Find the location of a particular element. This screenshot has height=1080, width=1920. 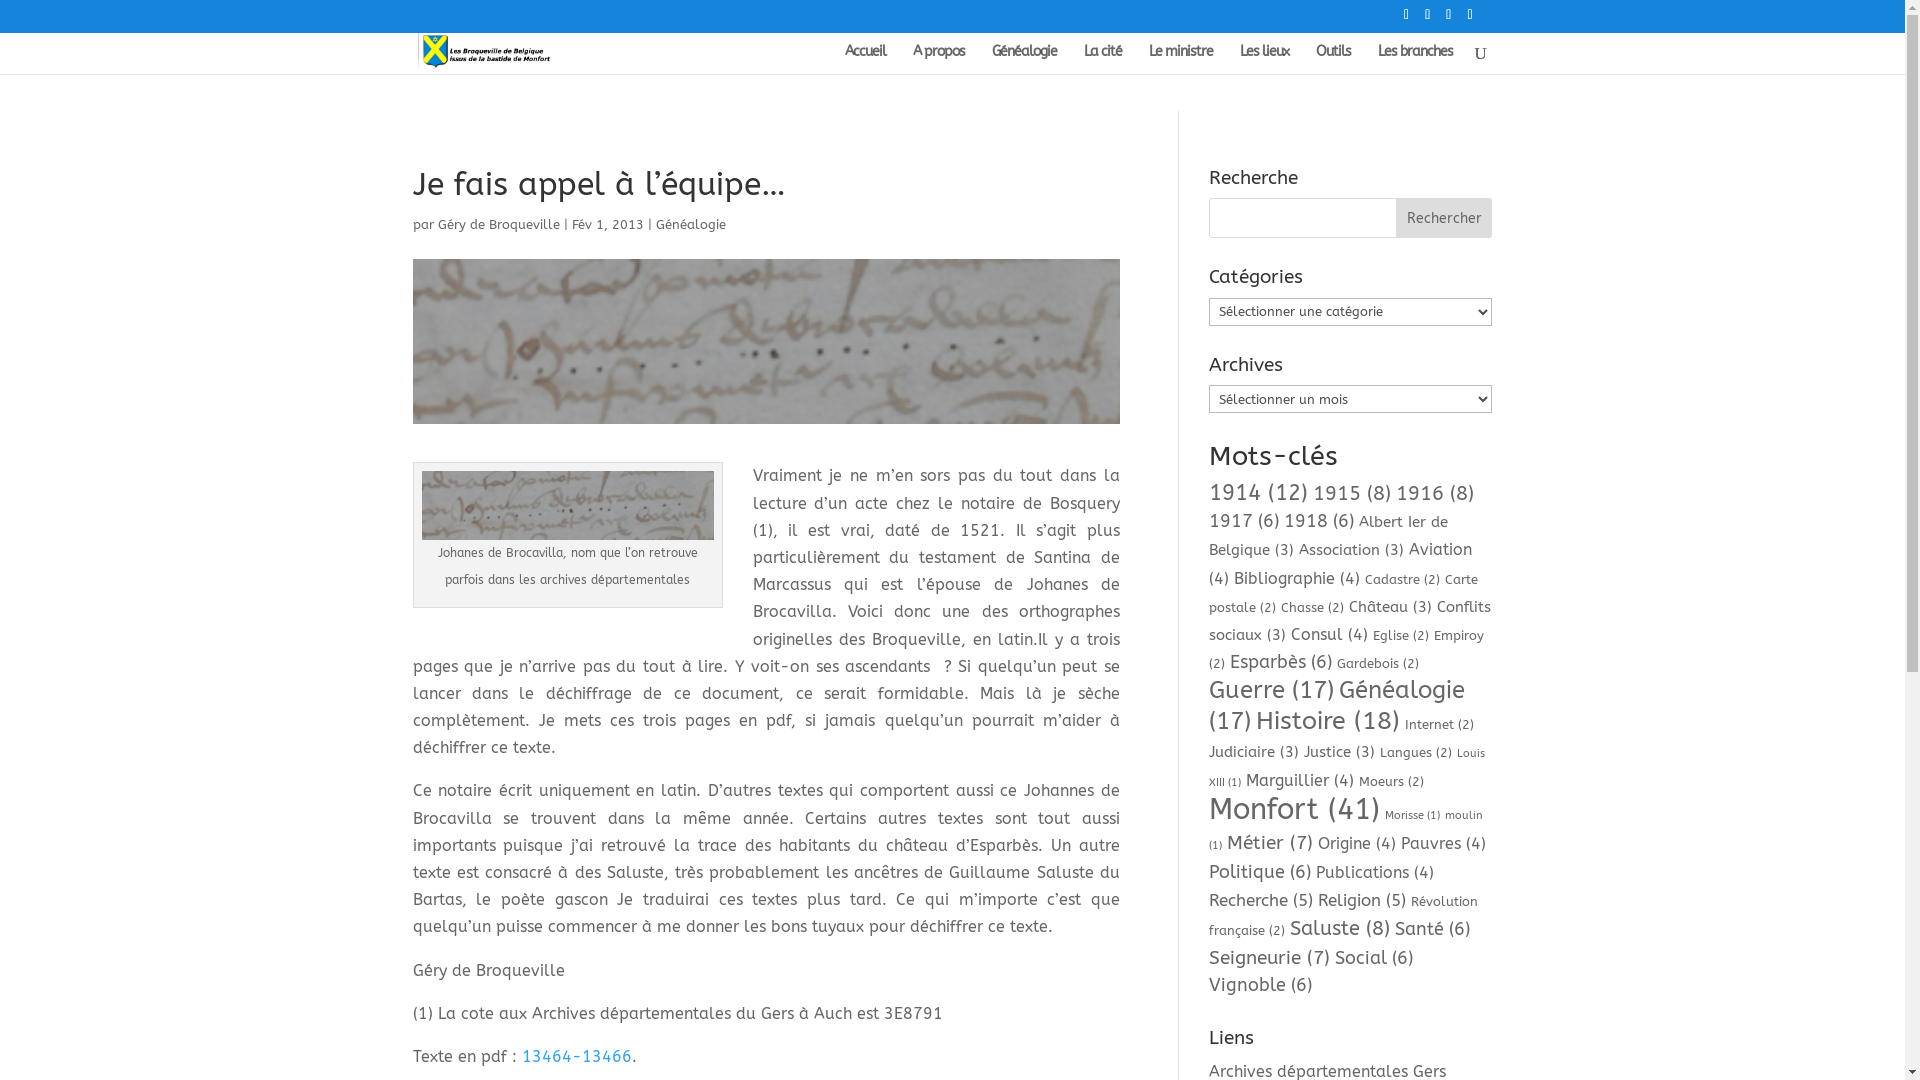

'Gardebois (2)' is located at coordinates (1376, 663).